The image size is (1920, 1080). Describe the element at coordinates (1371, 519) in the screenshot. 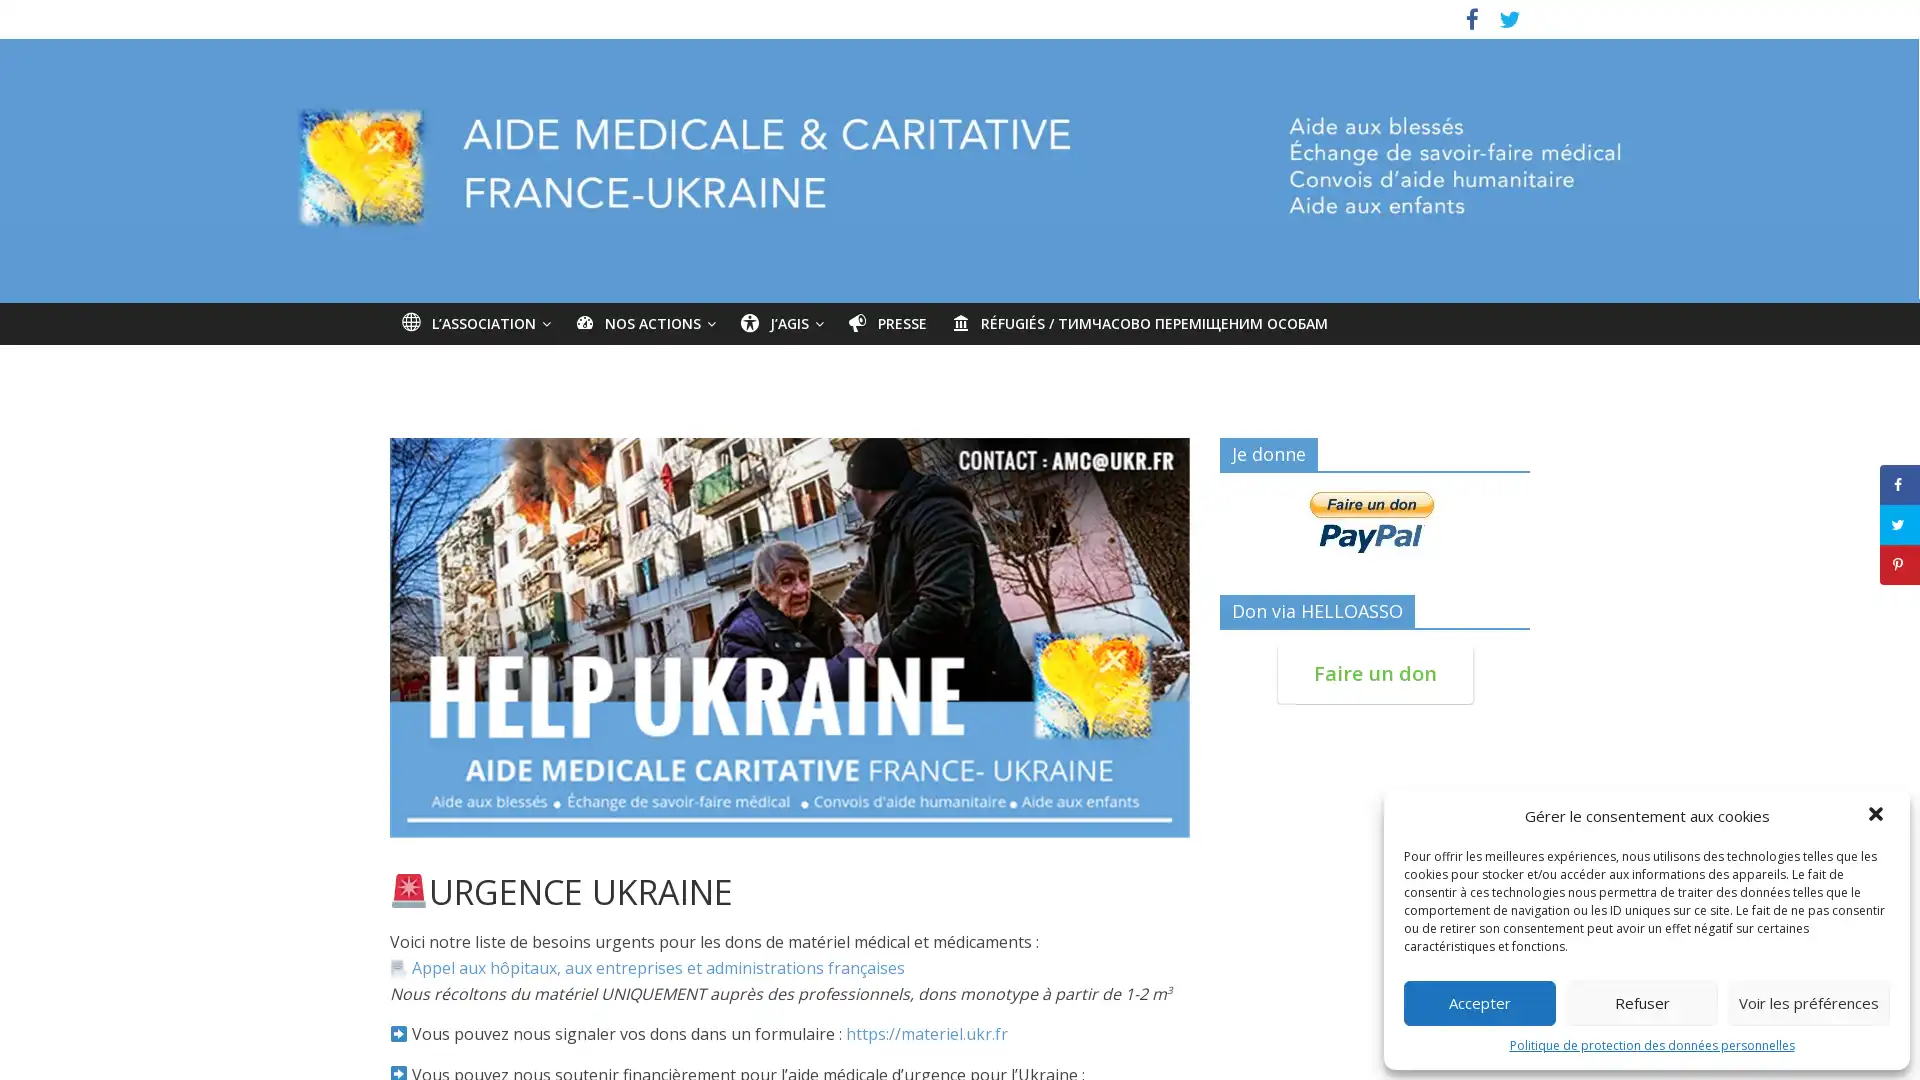

I see `PayPal - The safer, easier way to pay online.` at that location.